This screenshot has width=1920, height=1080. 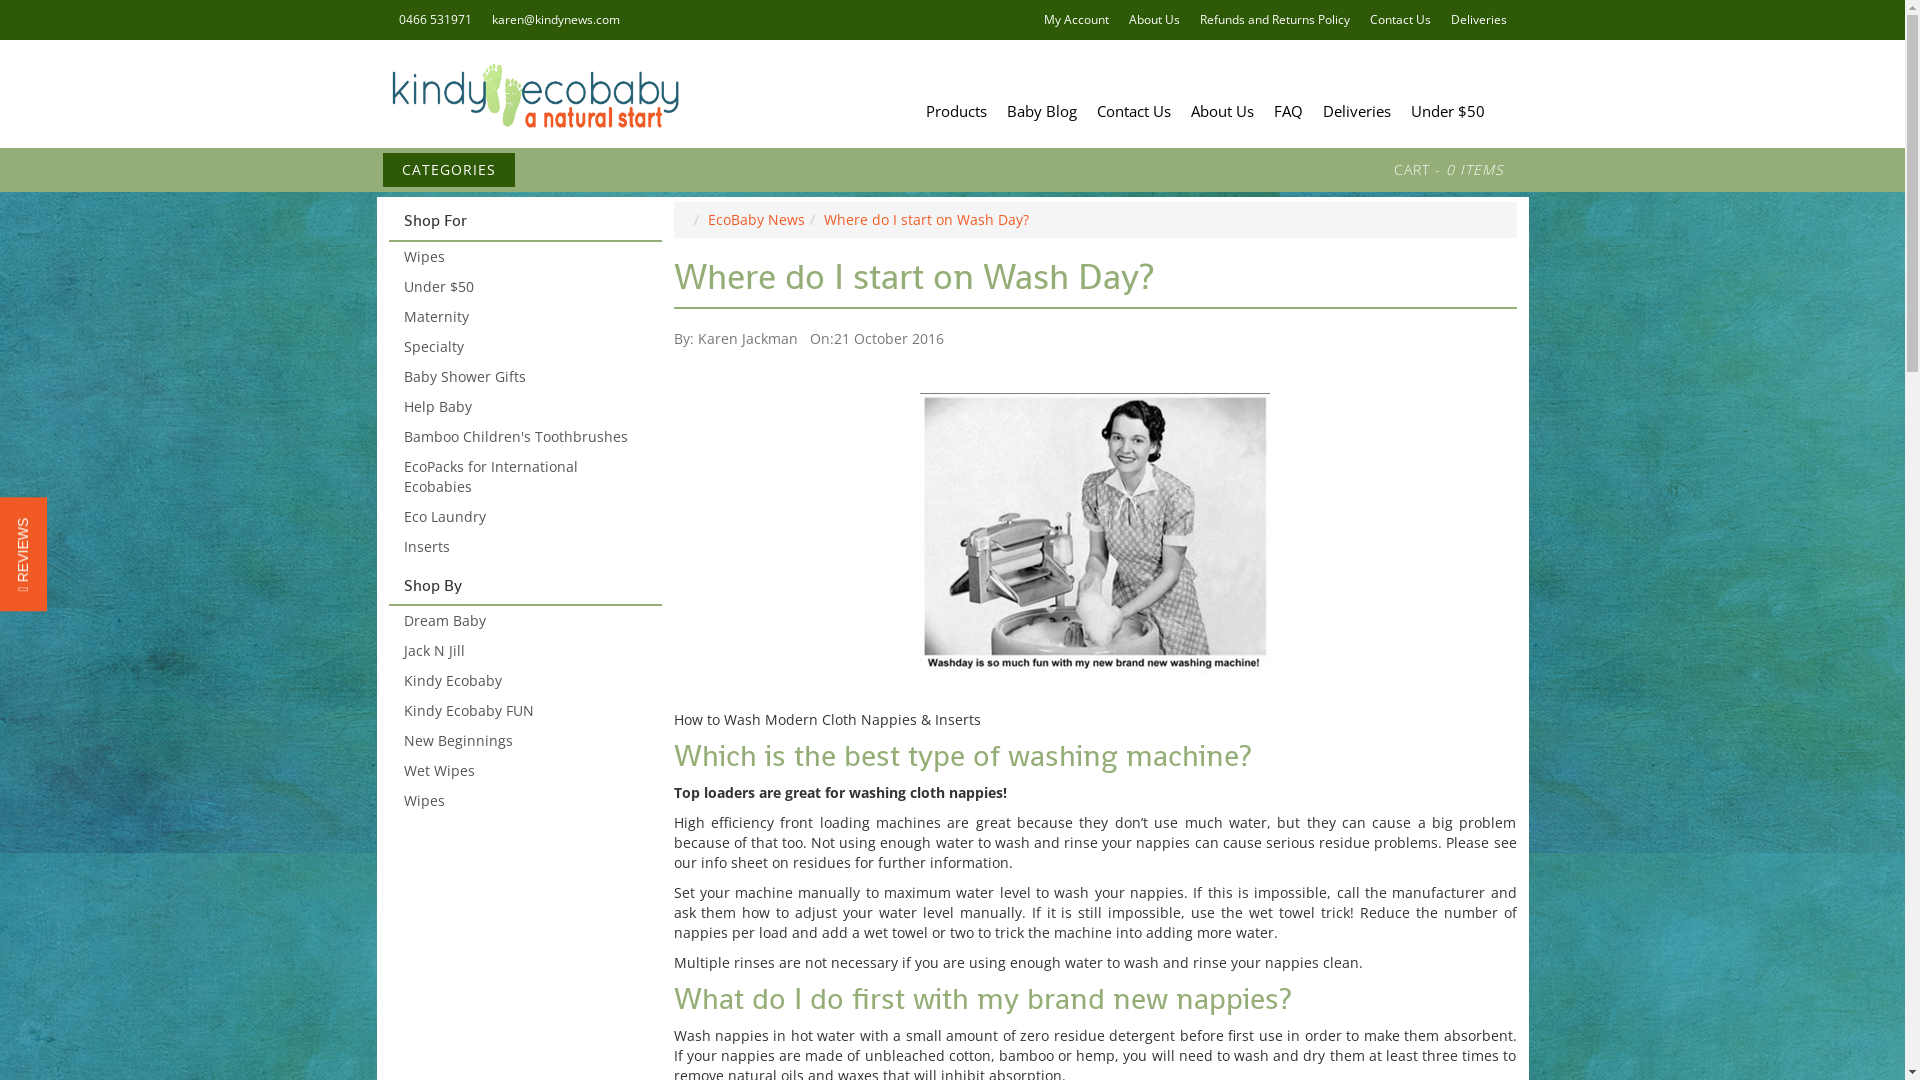 What do you see at coordinates (1359, 19) in the screenshot?
I see `'Contact Us'` at bounding box center [1359, 19].